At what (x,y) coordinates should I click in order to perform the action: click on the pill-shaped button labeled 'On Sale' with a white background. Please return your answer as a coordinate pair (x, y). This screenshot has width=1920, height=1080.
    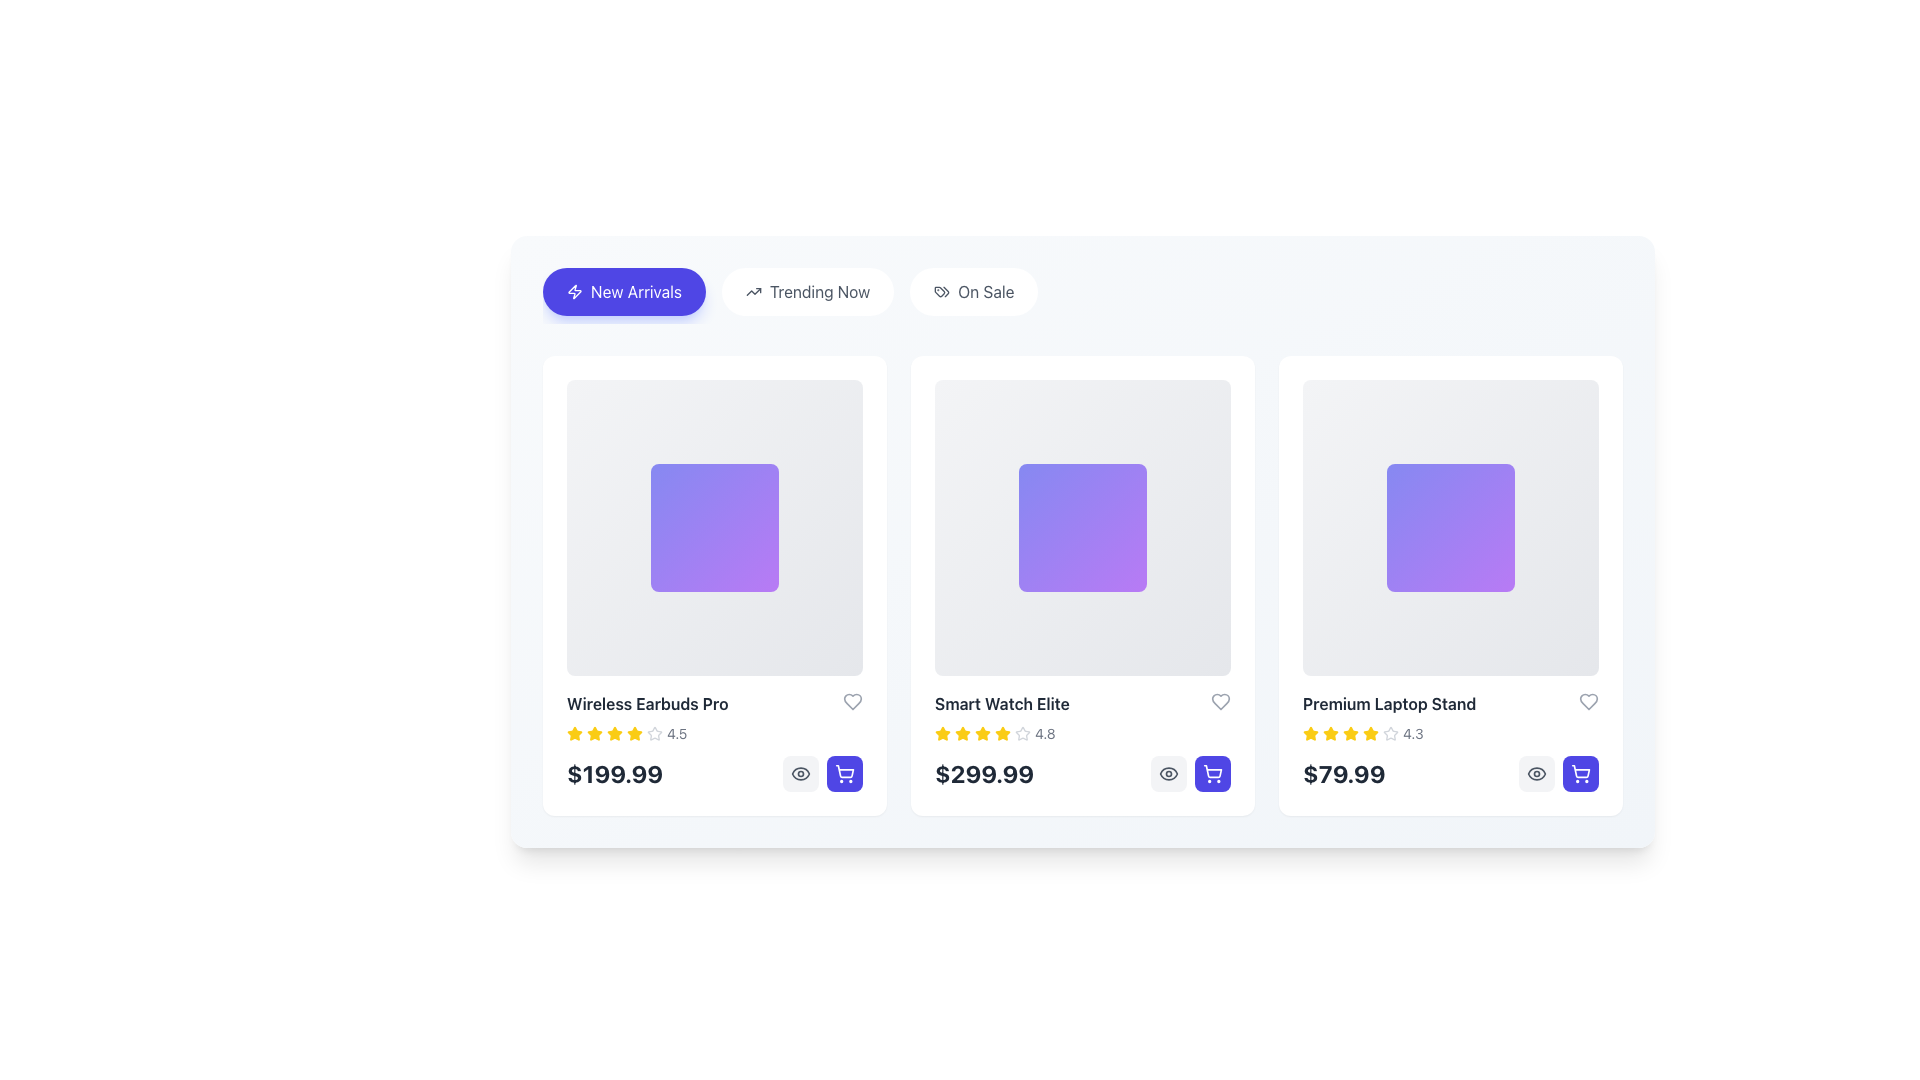
    Looking at the image, I should click on (974, 292).